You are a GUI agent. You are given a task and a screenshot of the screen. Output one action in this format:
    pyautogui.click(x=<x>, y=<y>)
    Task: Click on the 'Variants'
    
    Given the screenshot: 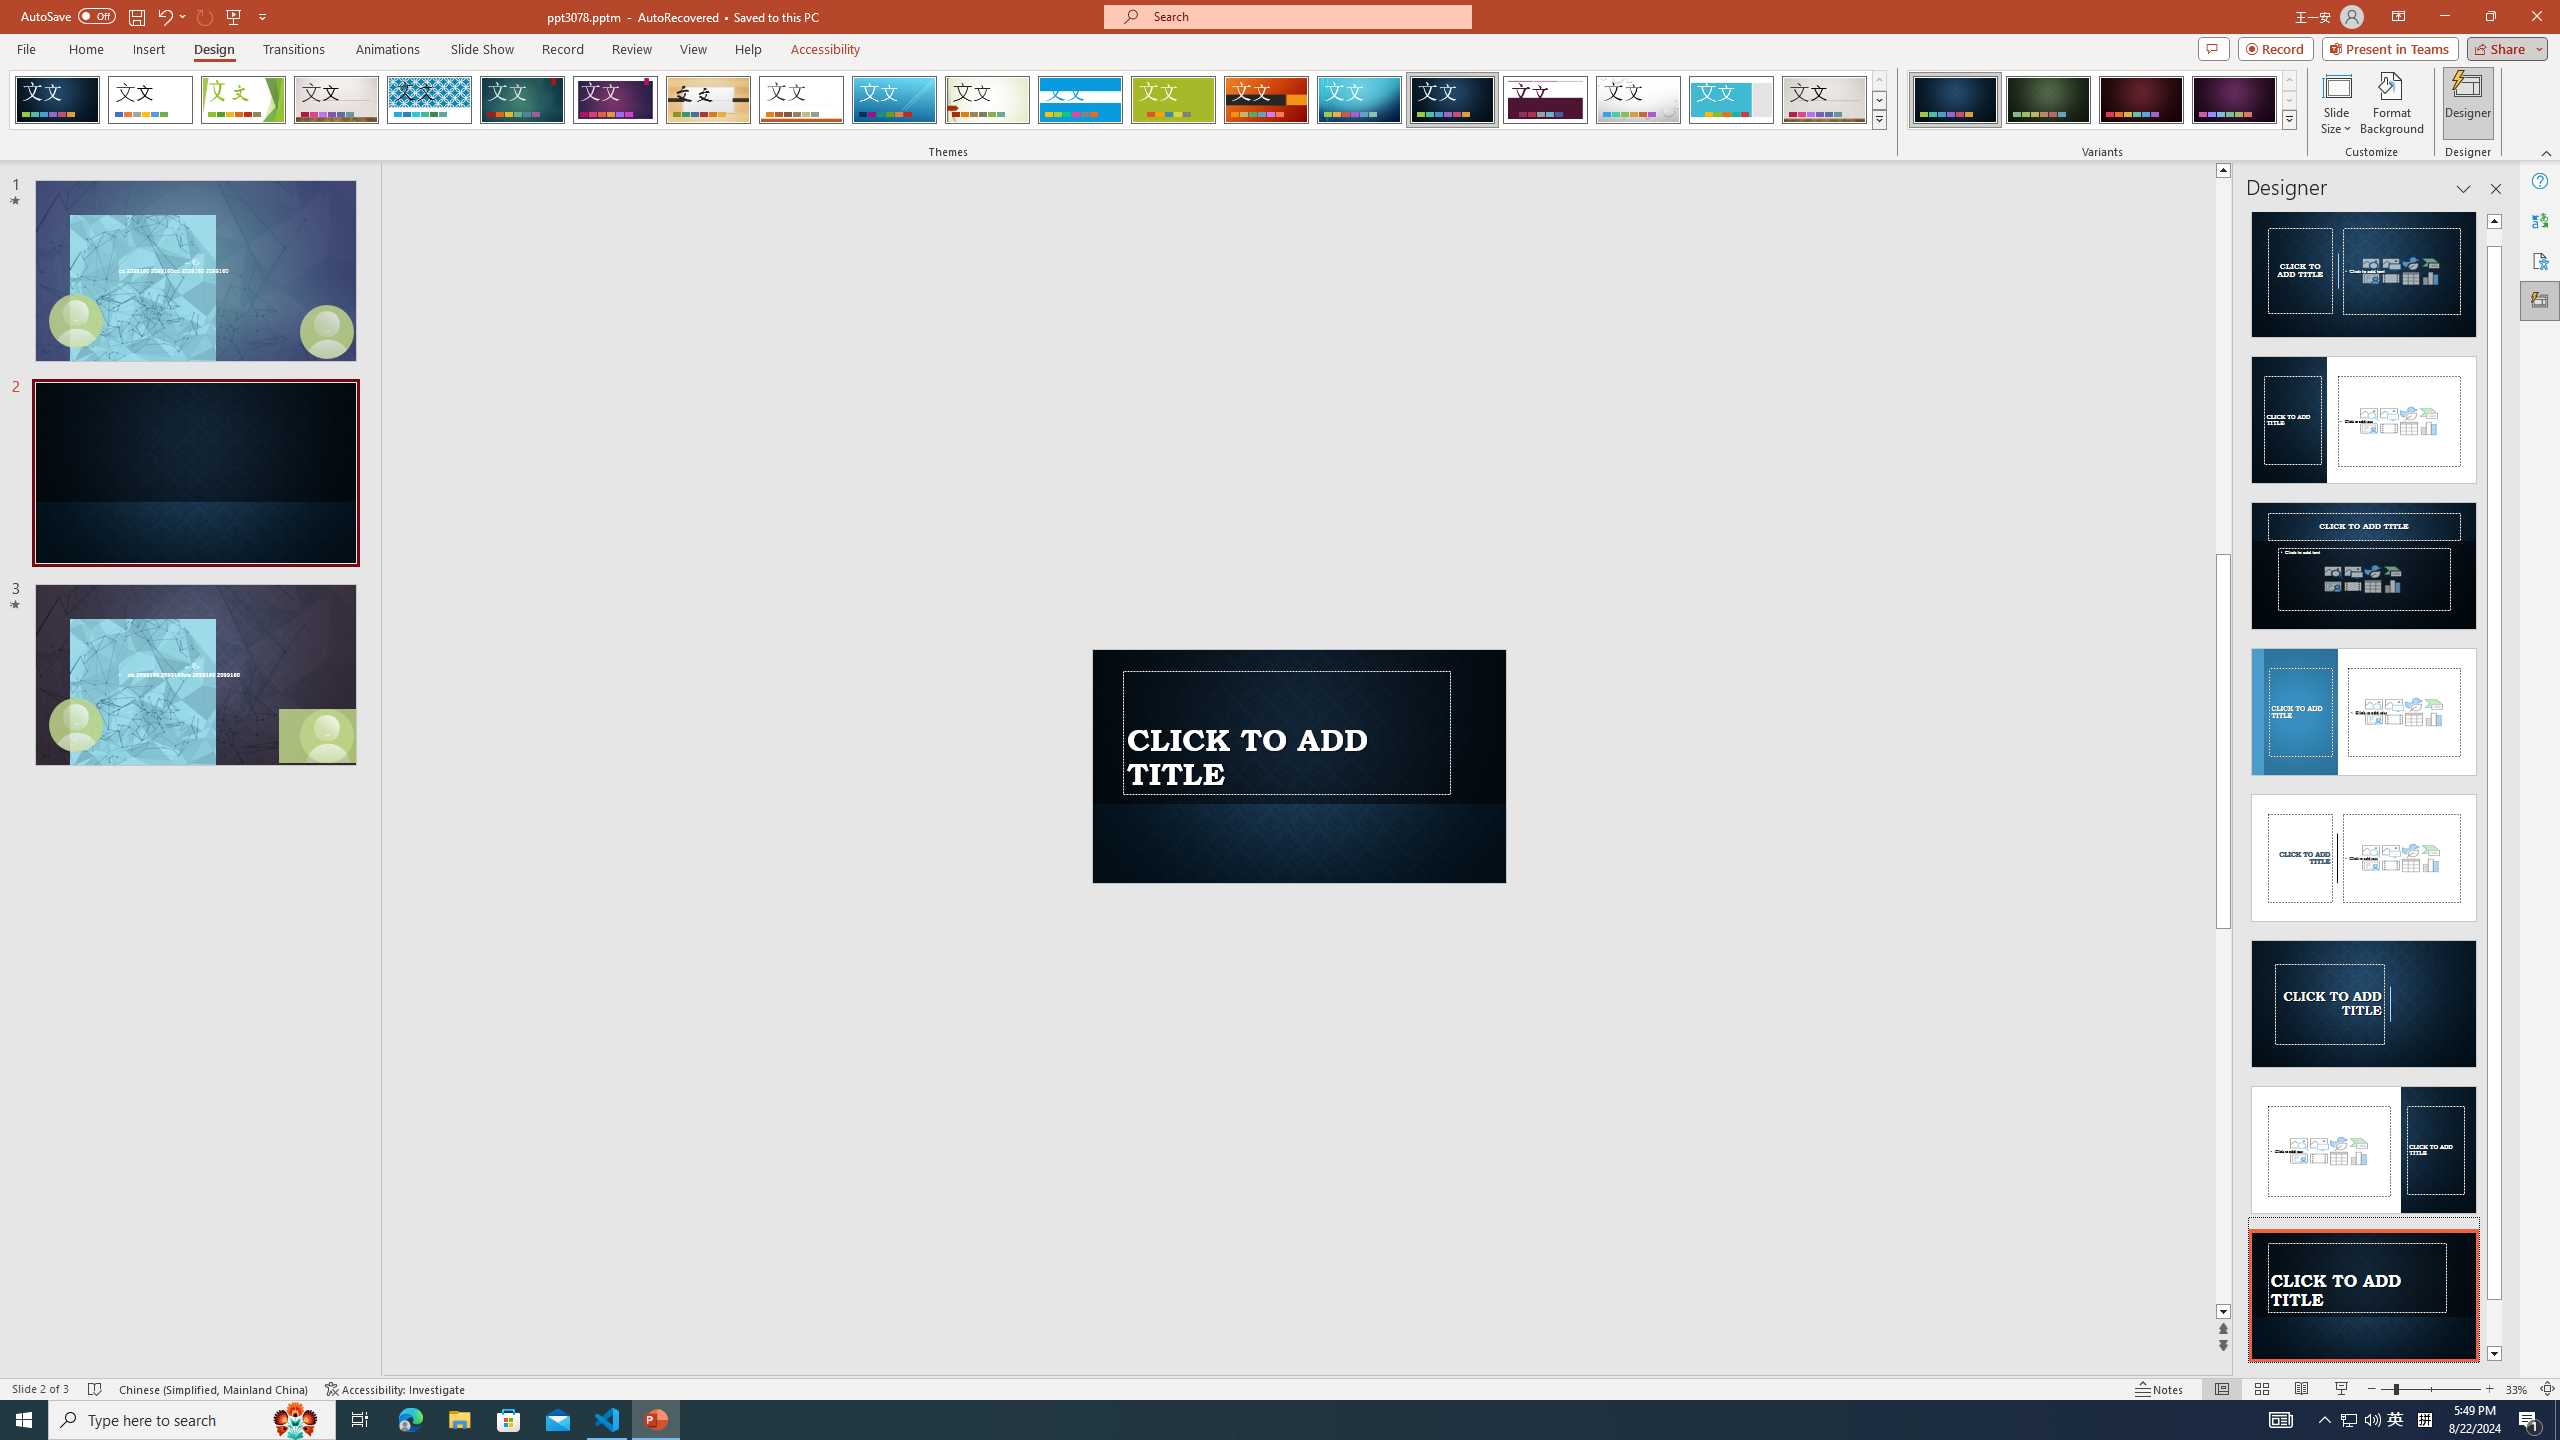 What is the action you would take?
    pyautogui.click(x=2287, y=118)
    